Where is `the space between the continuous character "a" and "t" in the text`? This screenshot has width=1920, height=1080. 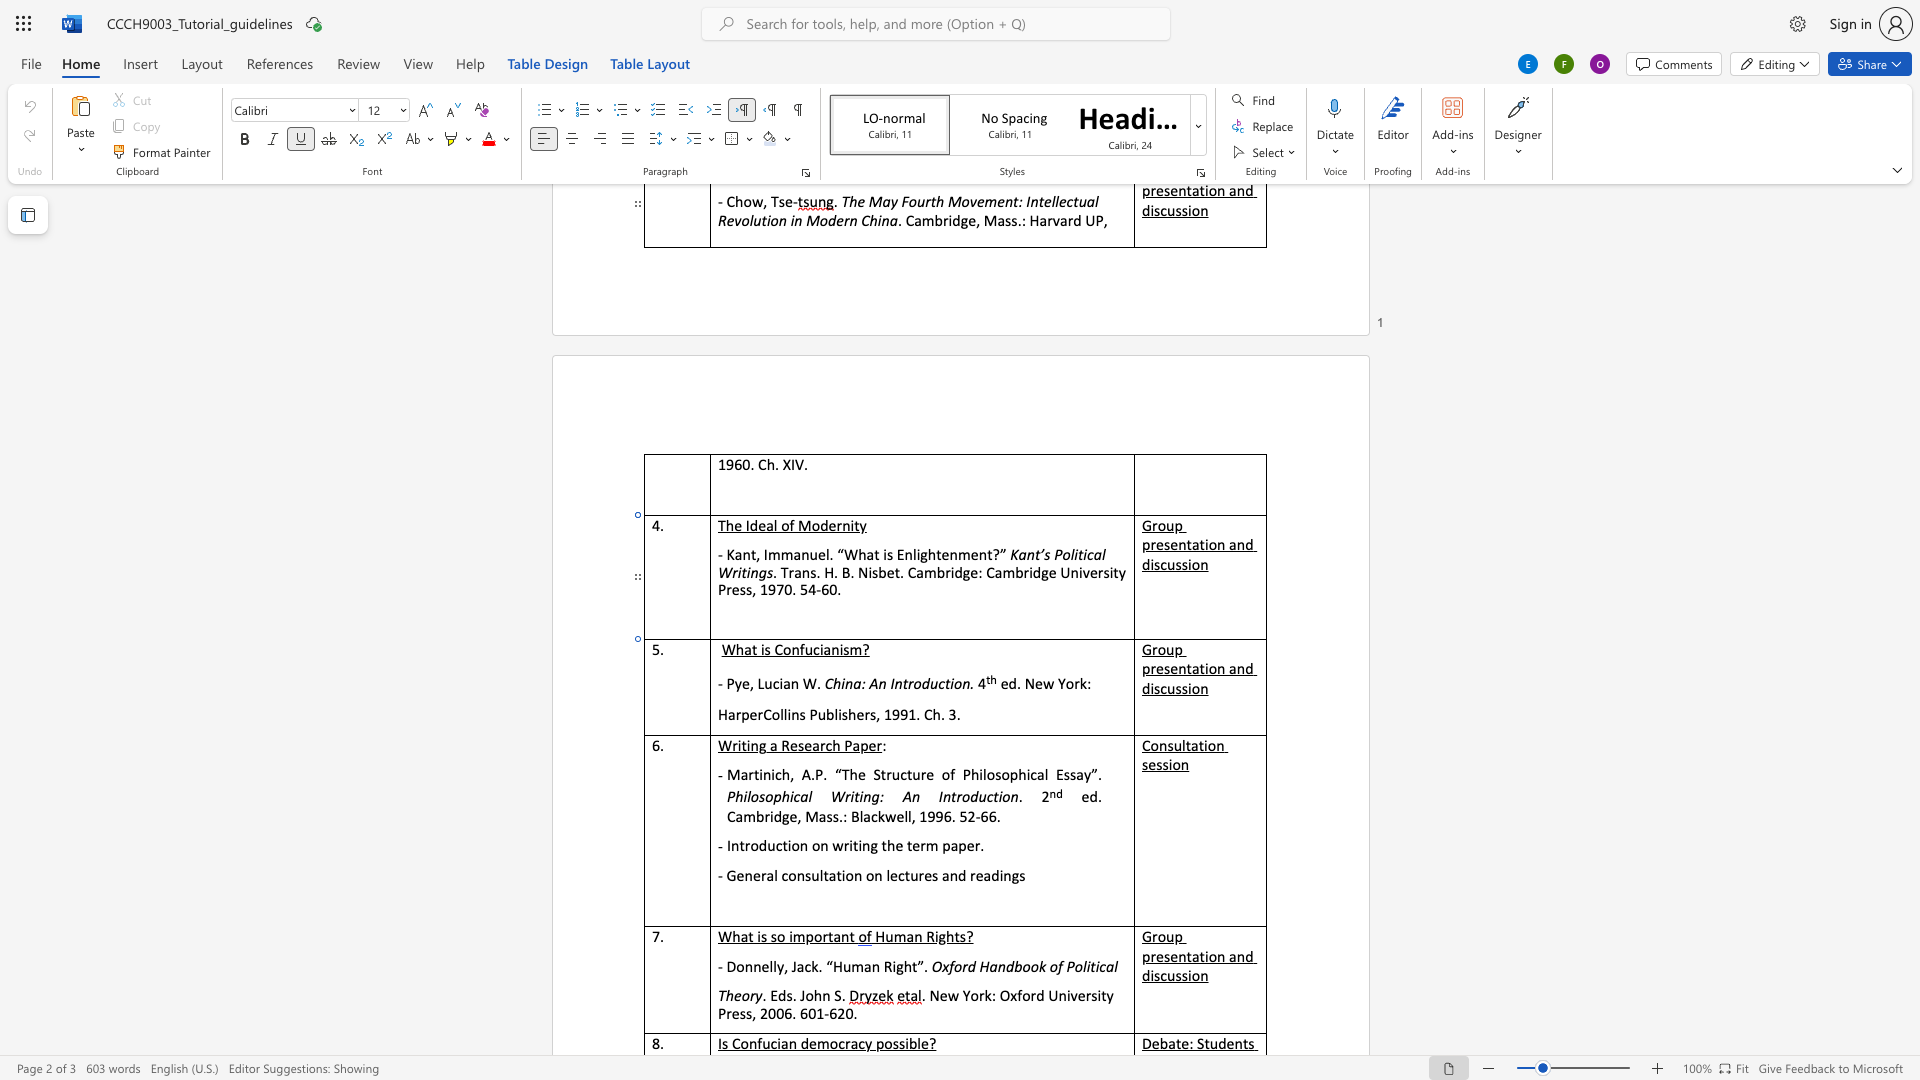 the space between the continuous character "a" and "t" in the text is located at coordinates (750, 649).